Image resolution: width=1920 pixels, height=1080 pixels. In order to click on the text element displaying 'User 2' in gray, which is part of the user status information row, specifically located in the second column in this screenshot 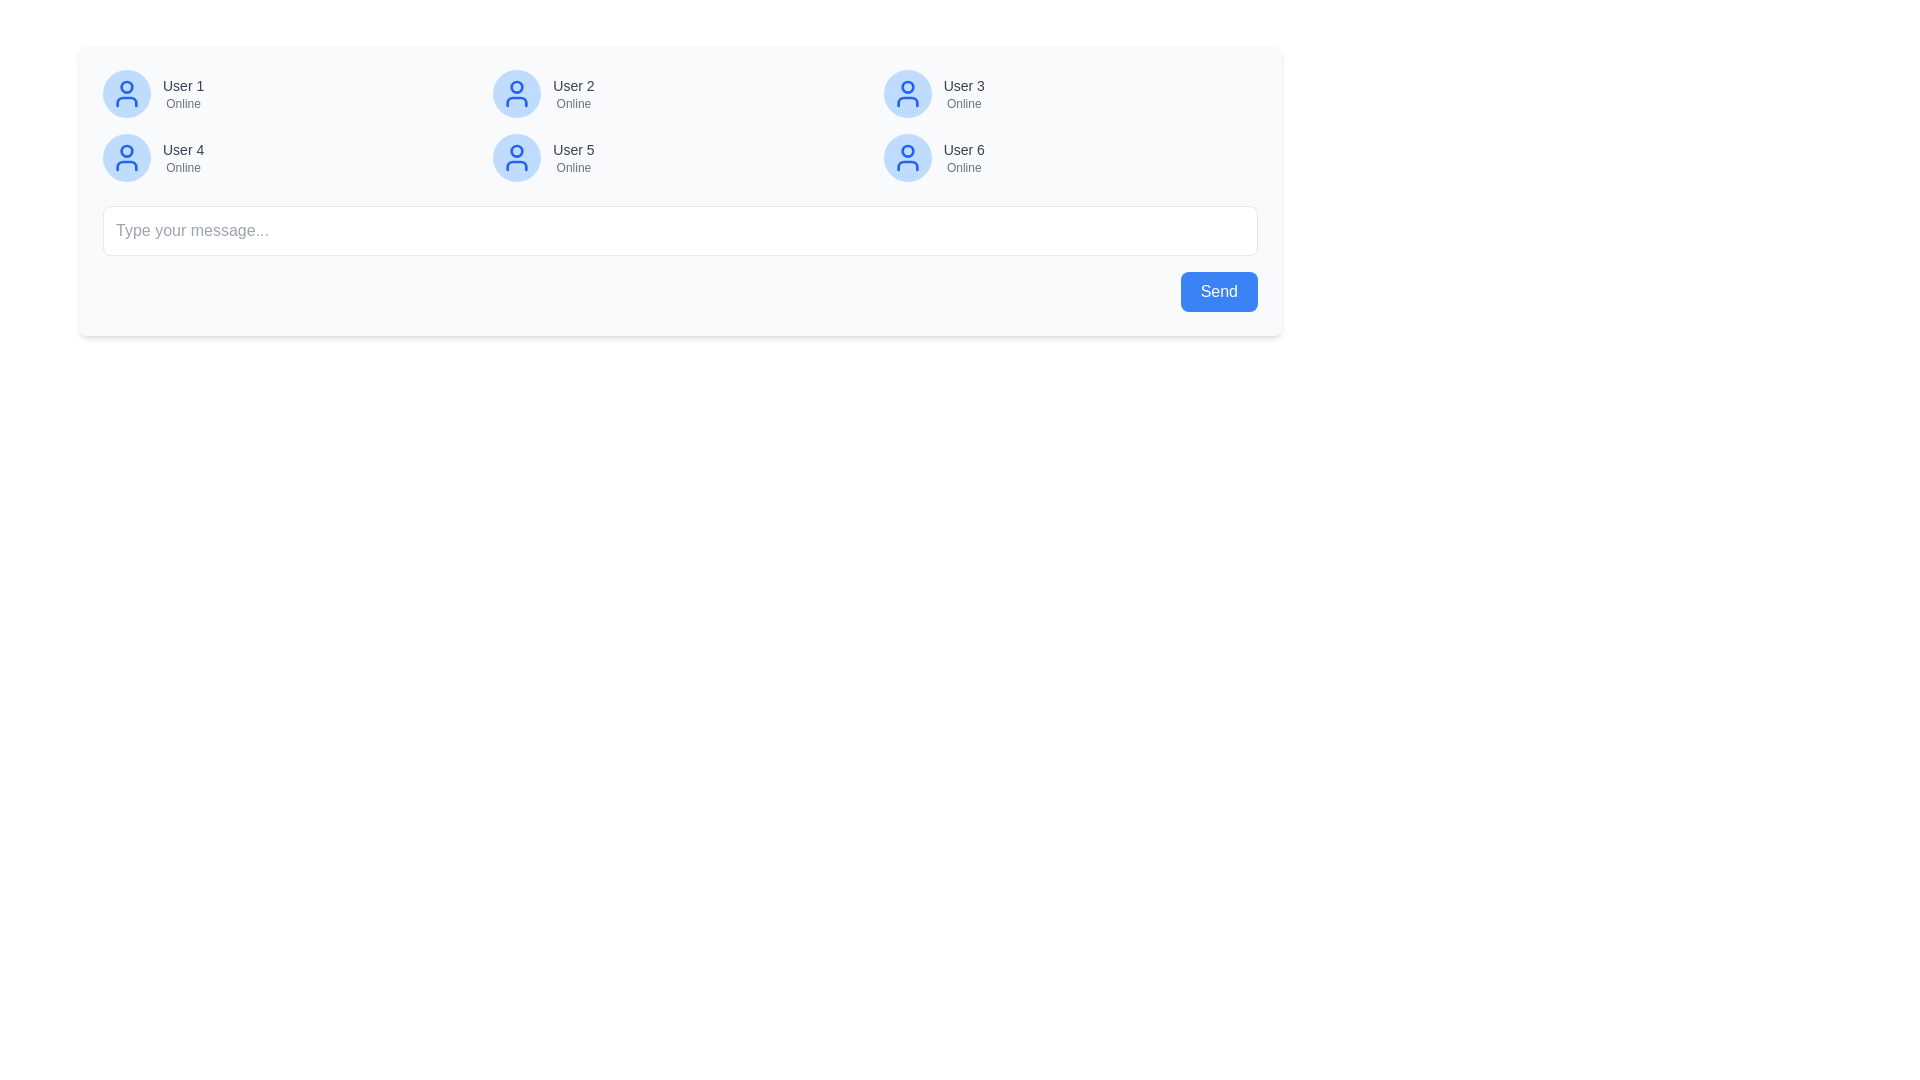, I will do `click(572, 84)`.